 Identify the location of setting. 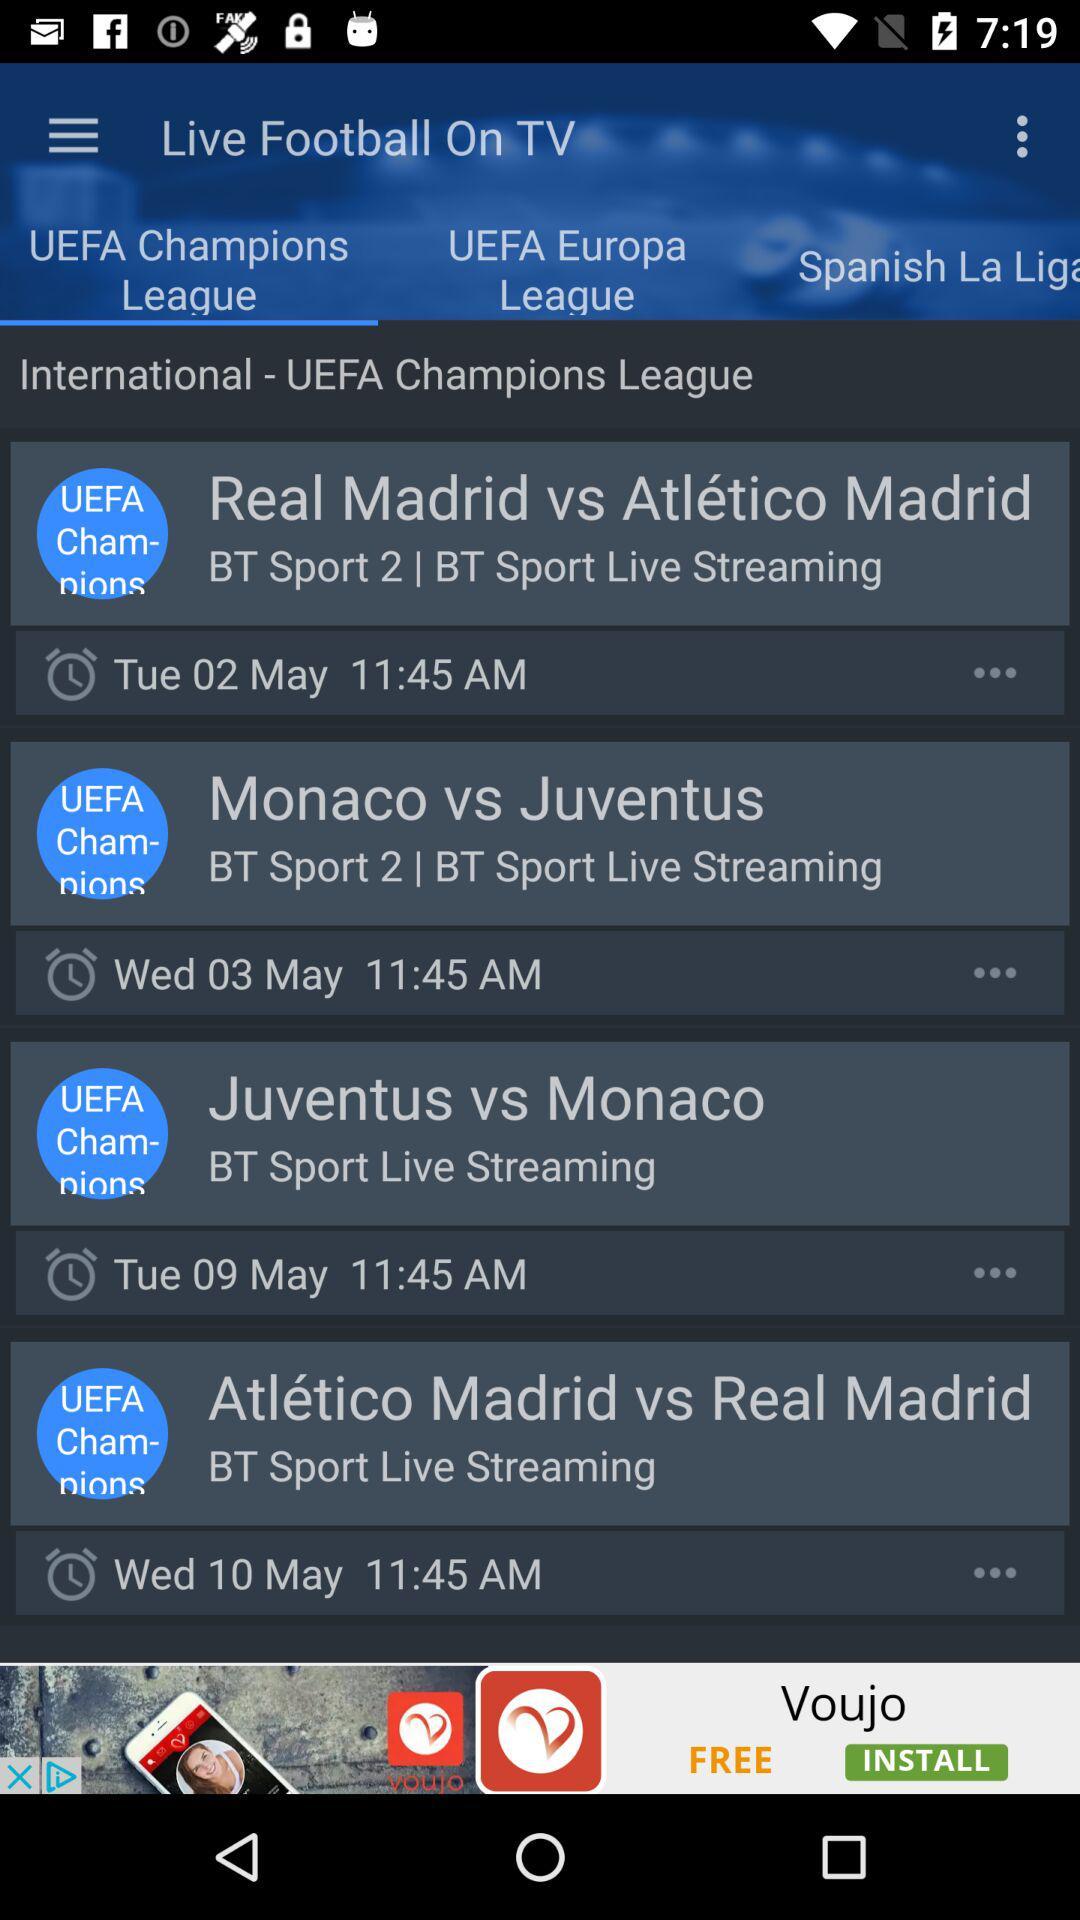
(995, 672).